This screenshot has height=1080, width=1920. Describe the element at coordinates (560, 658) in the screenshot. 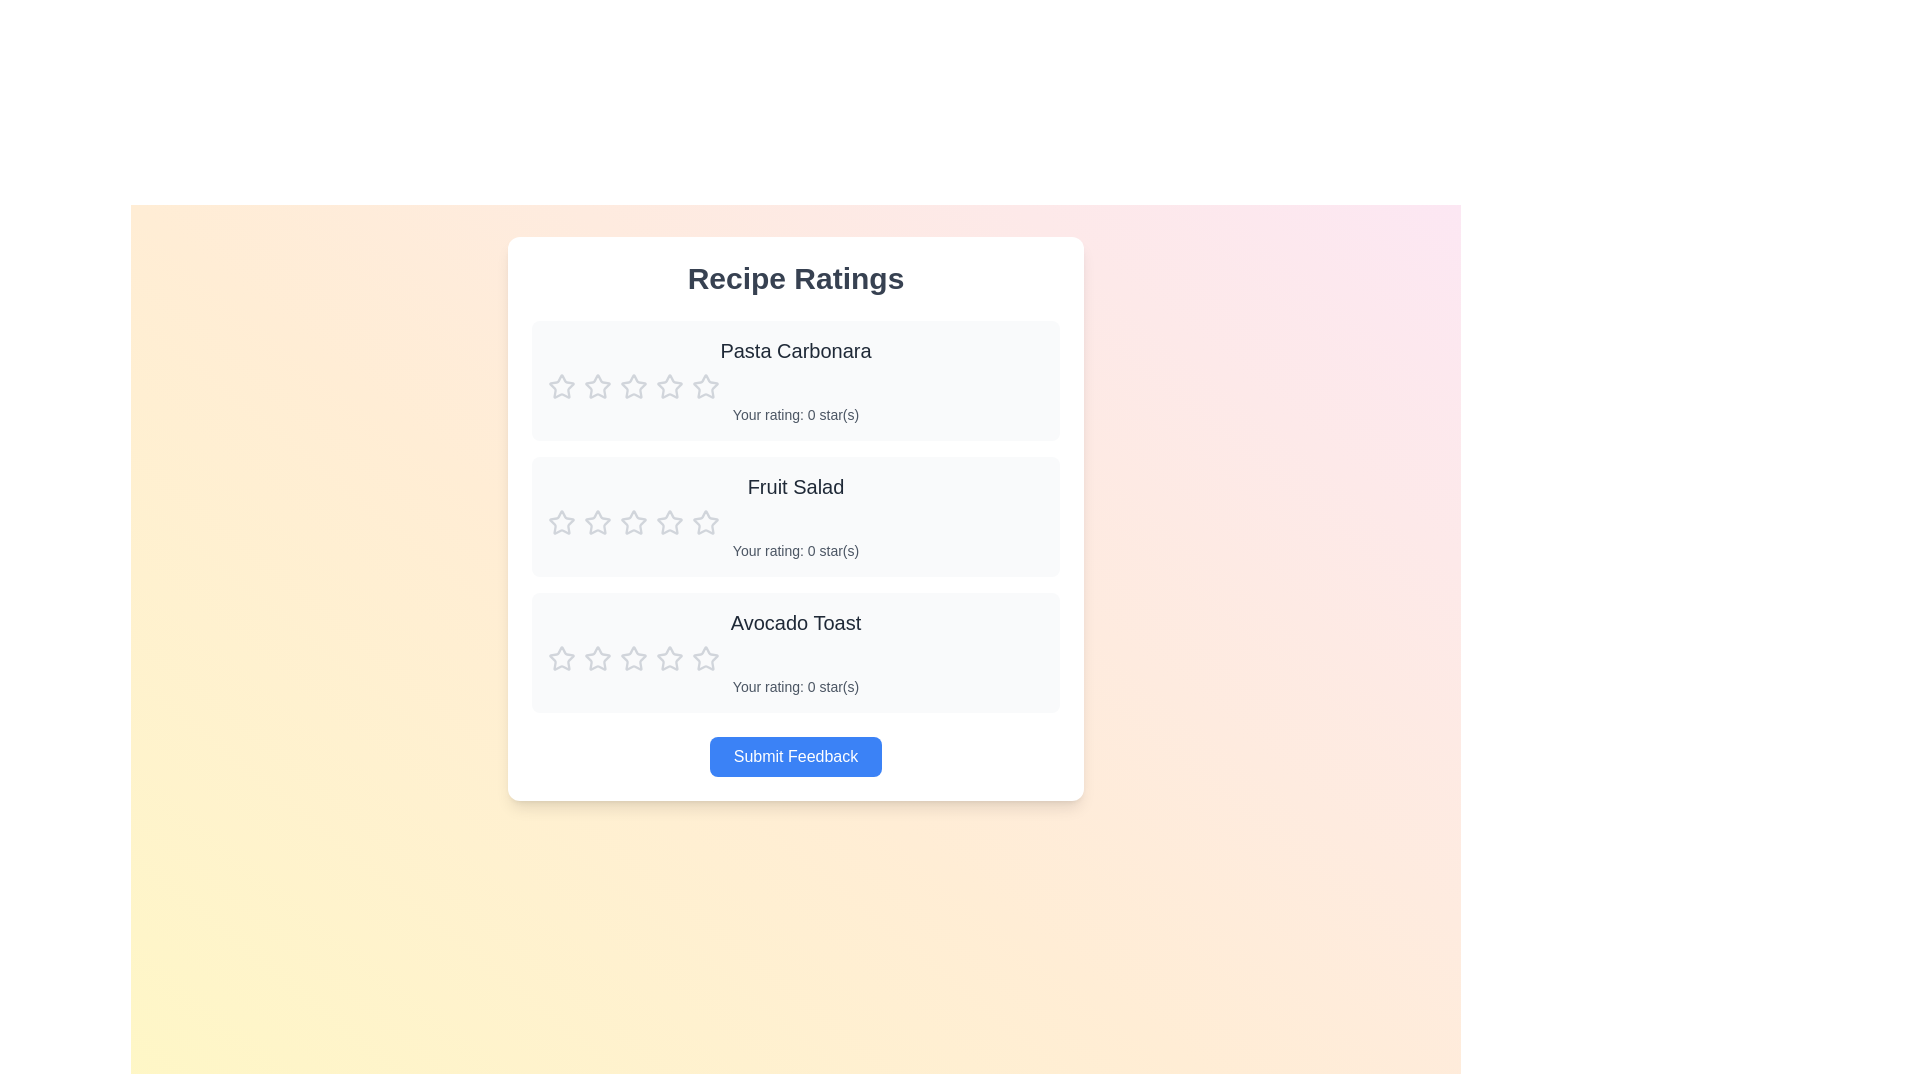

I see `the first gray star icon in the rating section of 'Avocado Toast' to set a rating of 1 star` at that location.